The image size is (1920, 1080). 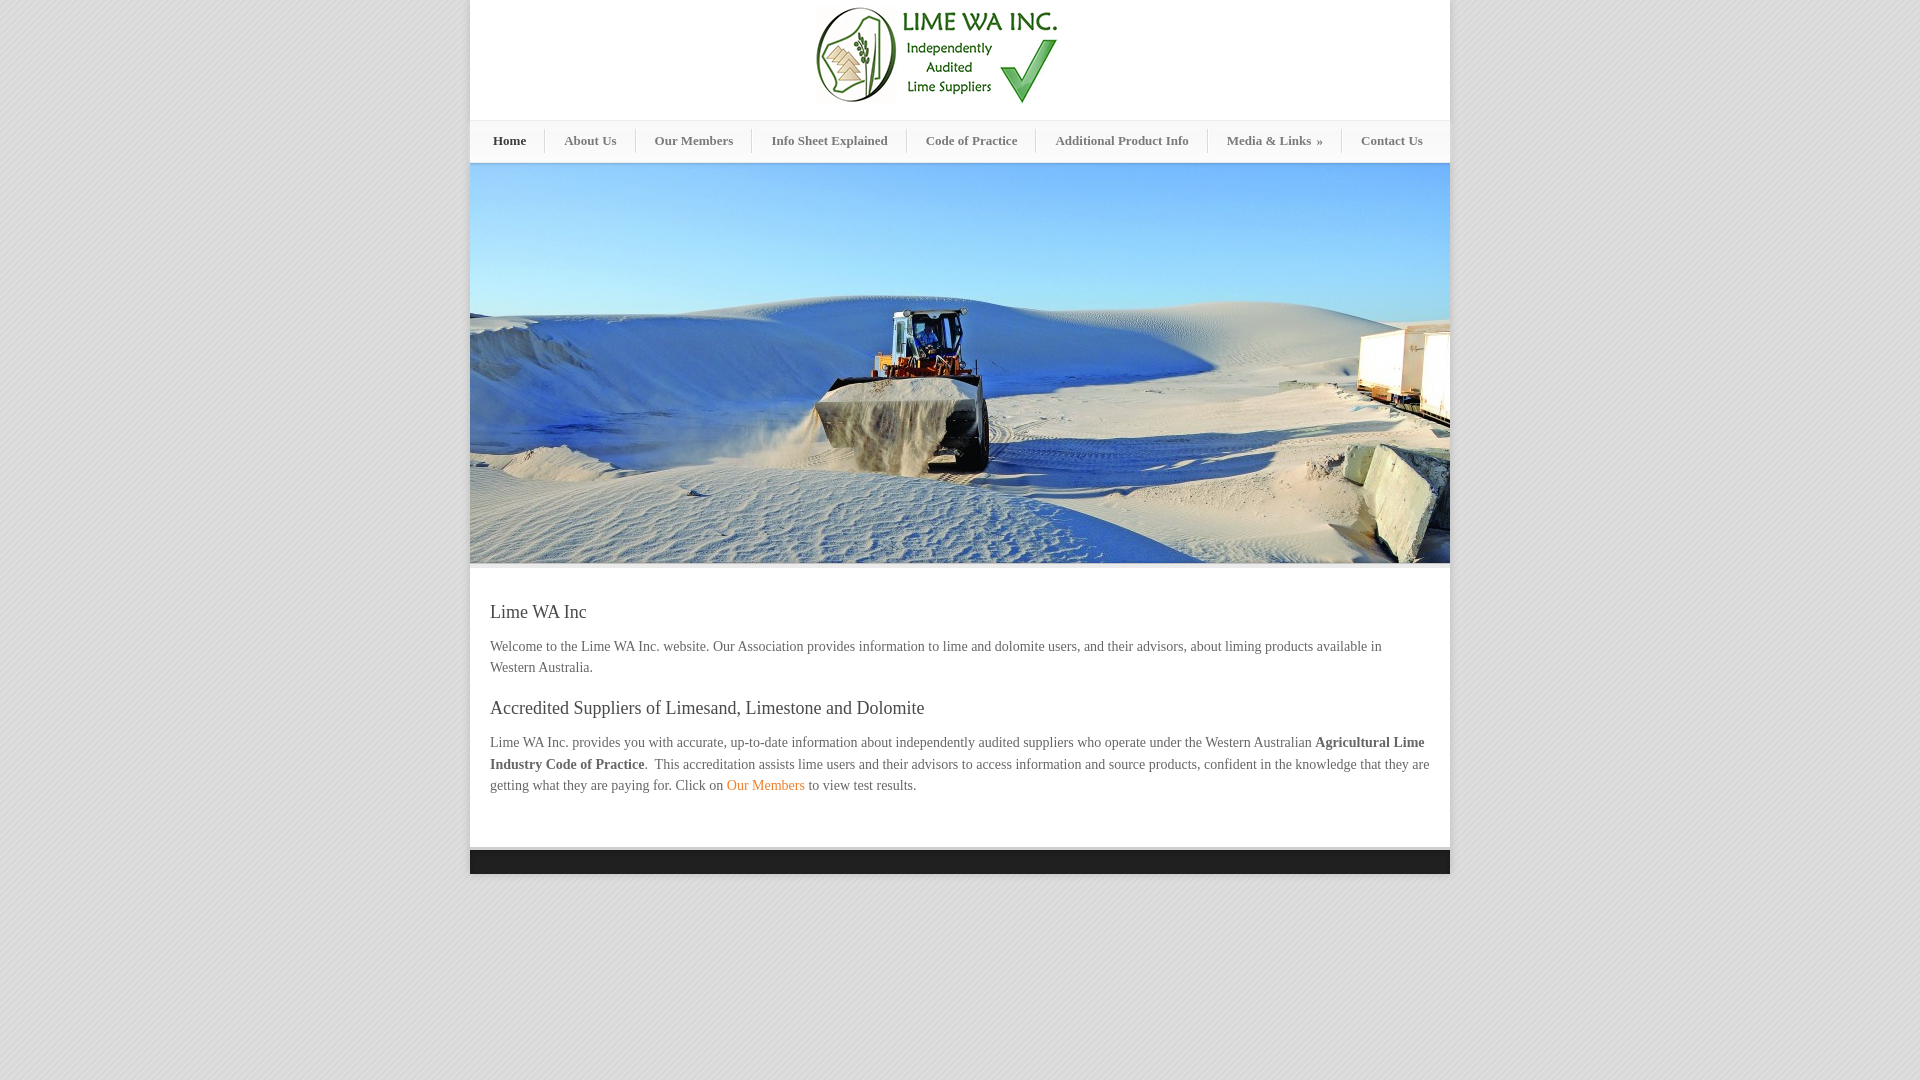 I want to click on 'Send', so click(x=31, y=14).